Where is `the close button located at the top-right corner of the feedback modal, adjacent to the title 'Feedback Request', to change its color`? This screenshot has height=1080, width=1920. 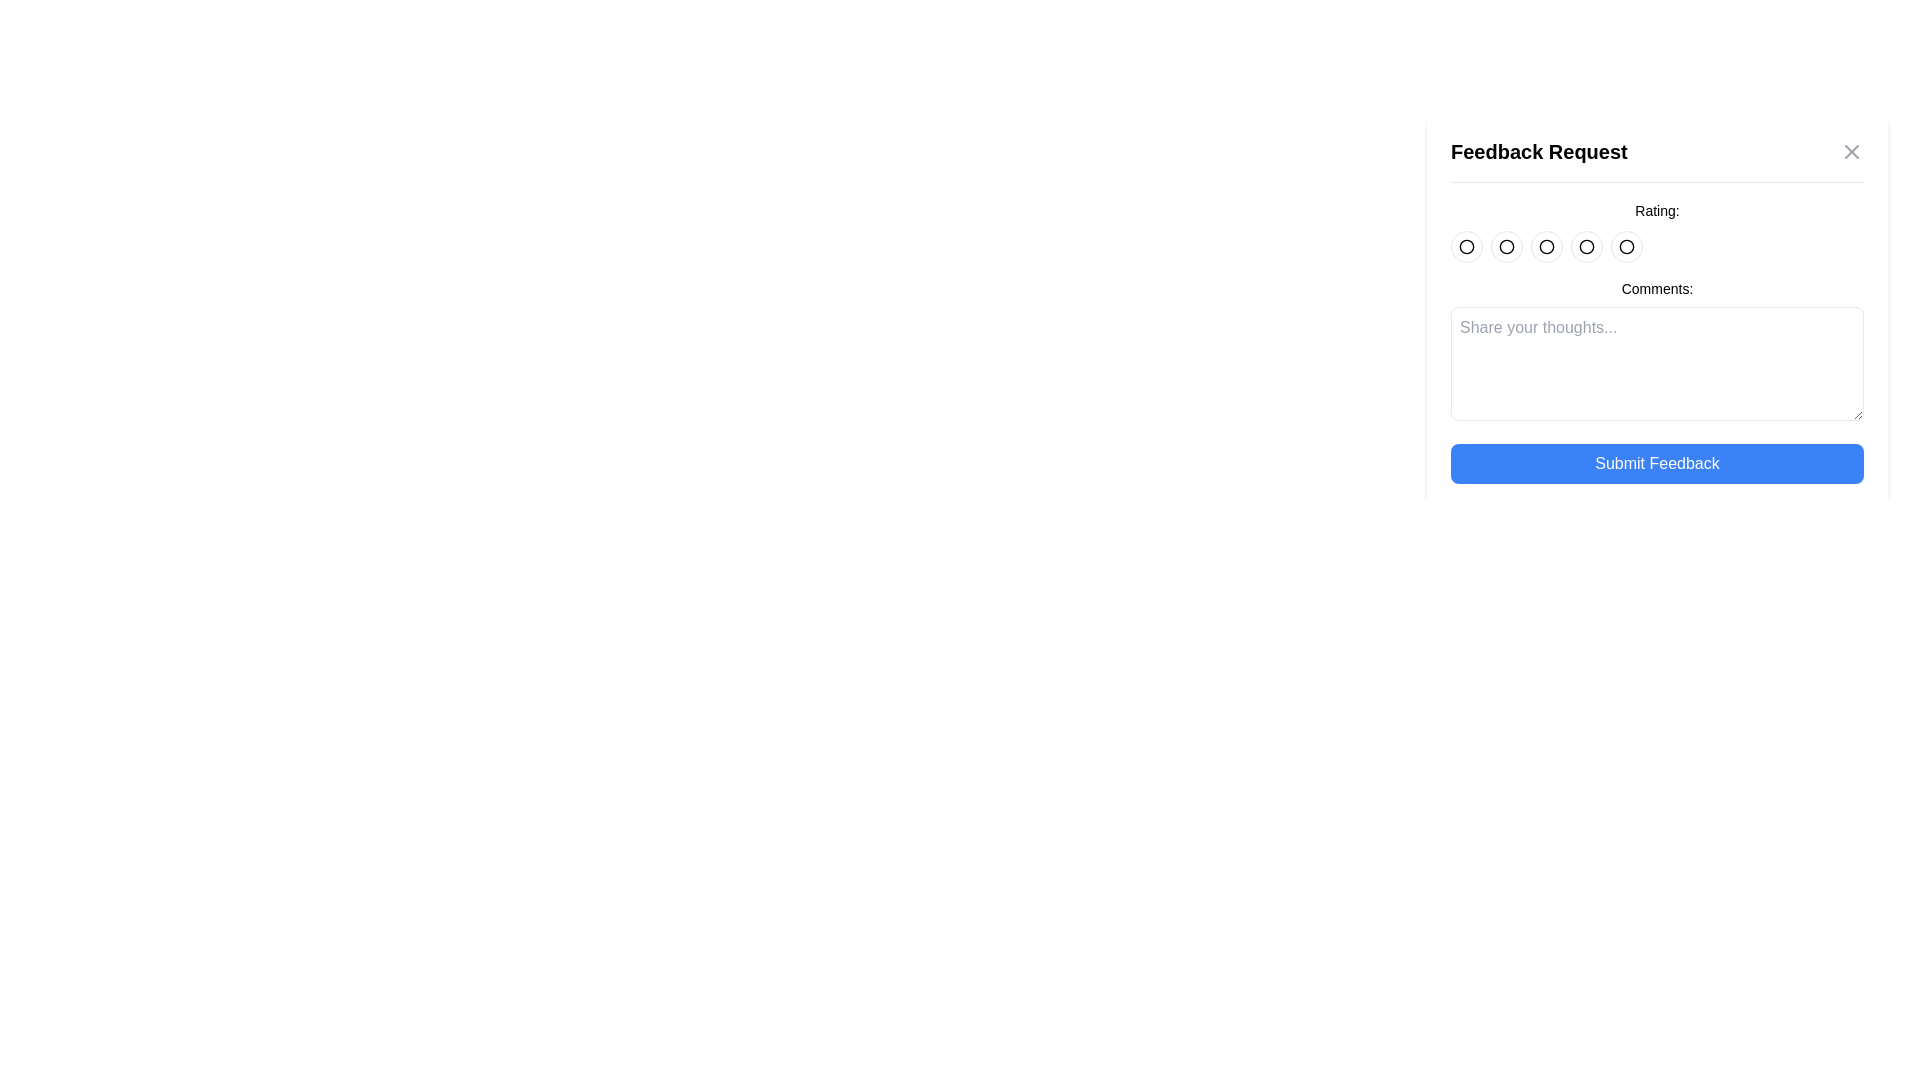
the close button located at the top-right corner of the feedback modal, adjacent to the title 'Feedback Request', to change its color is located at coordinates (1851, 150).